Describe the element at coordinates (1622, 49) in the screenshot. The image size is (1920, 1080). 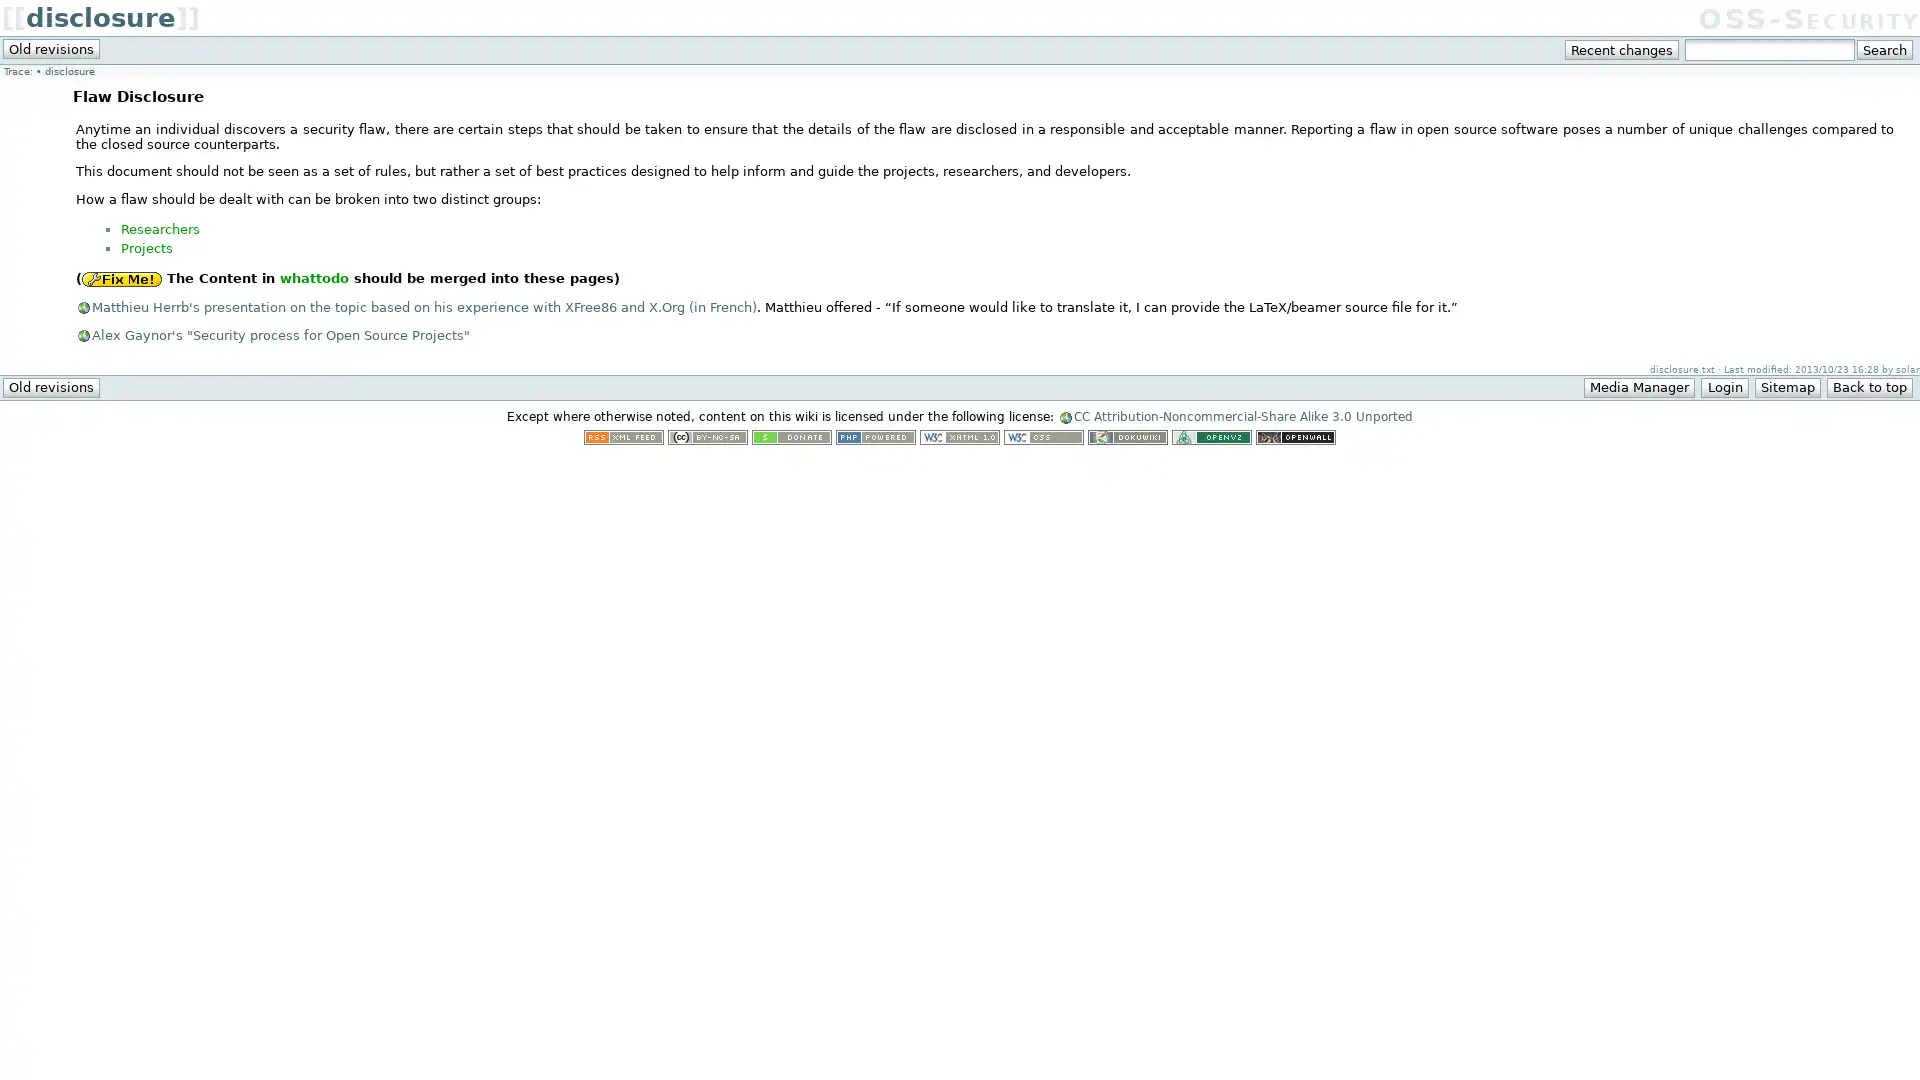
I see `Recent changes` at that location.